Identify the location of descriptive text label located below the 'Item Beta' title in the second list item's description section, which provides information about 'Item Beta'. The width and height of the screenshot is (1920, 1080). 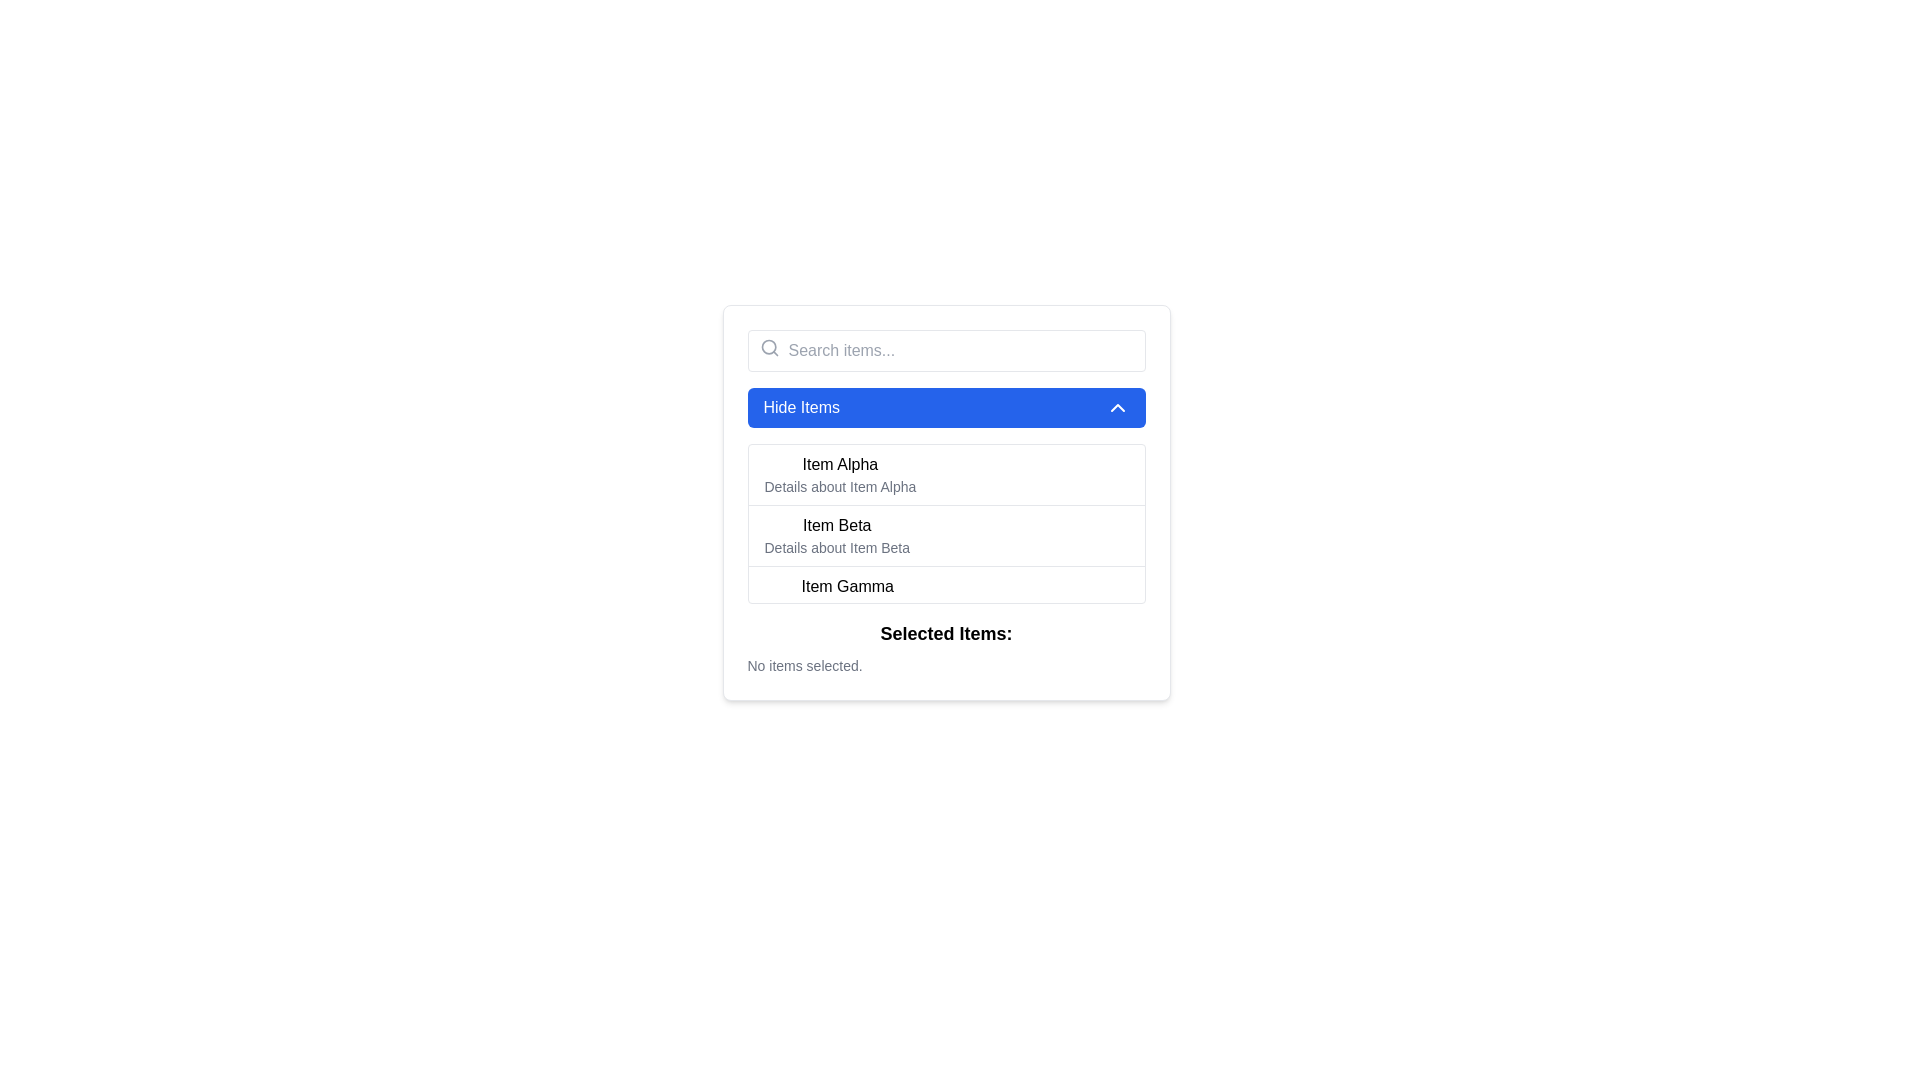
(837, 547).